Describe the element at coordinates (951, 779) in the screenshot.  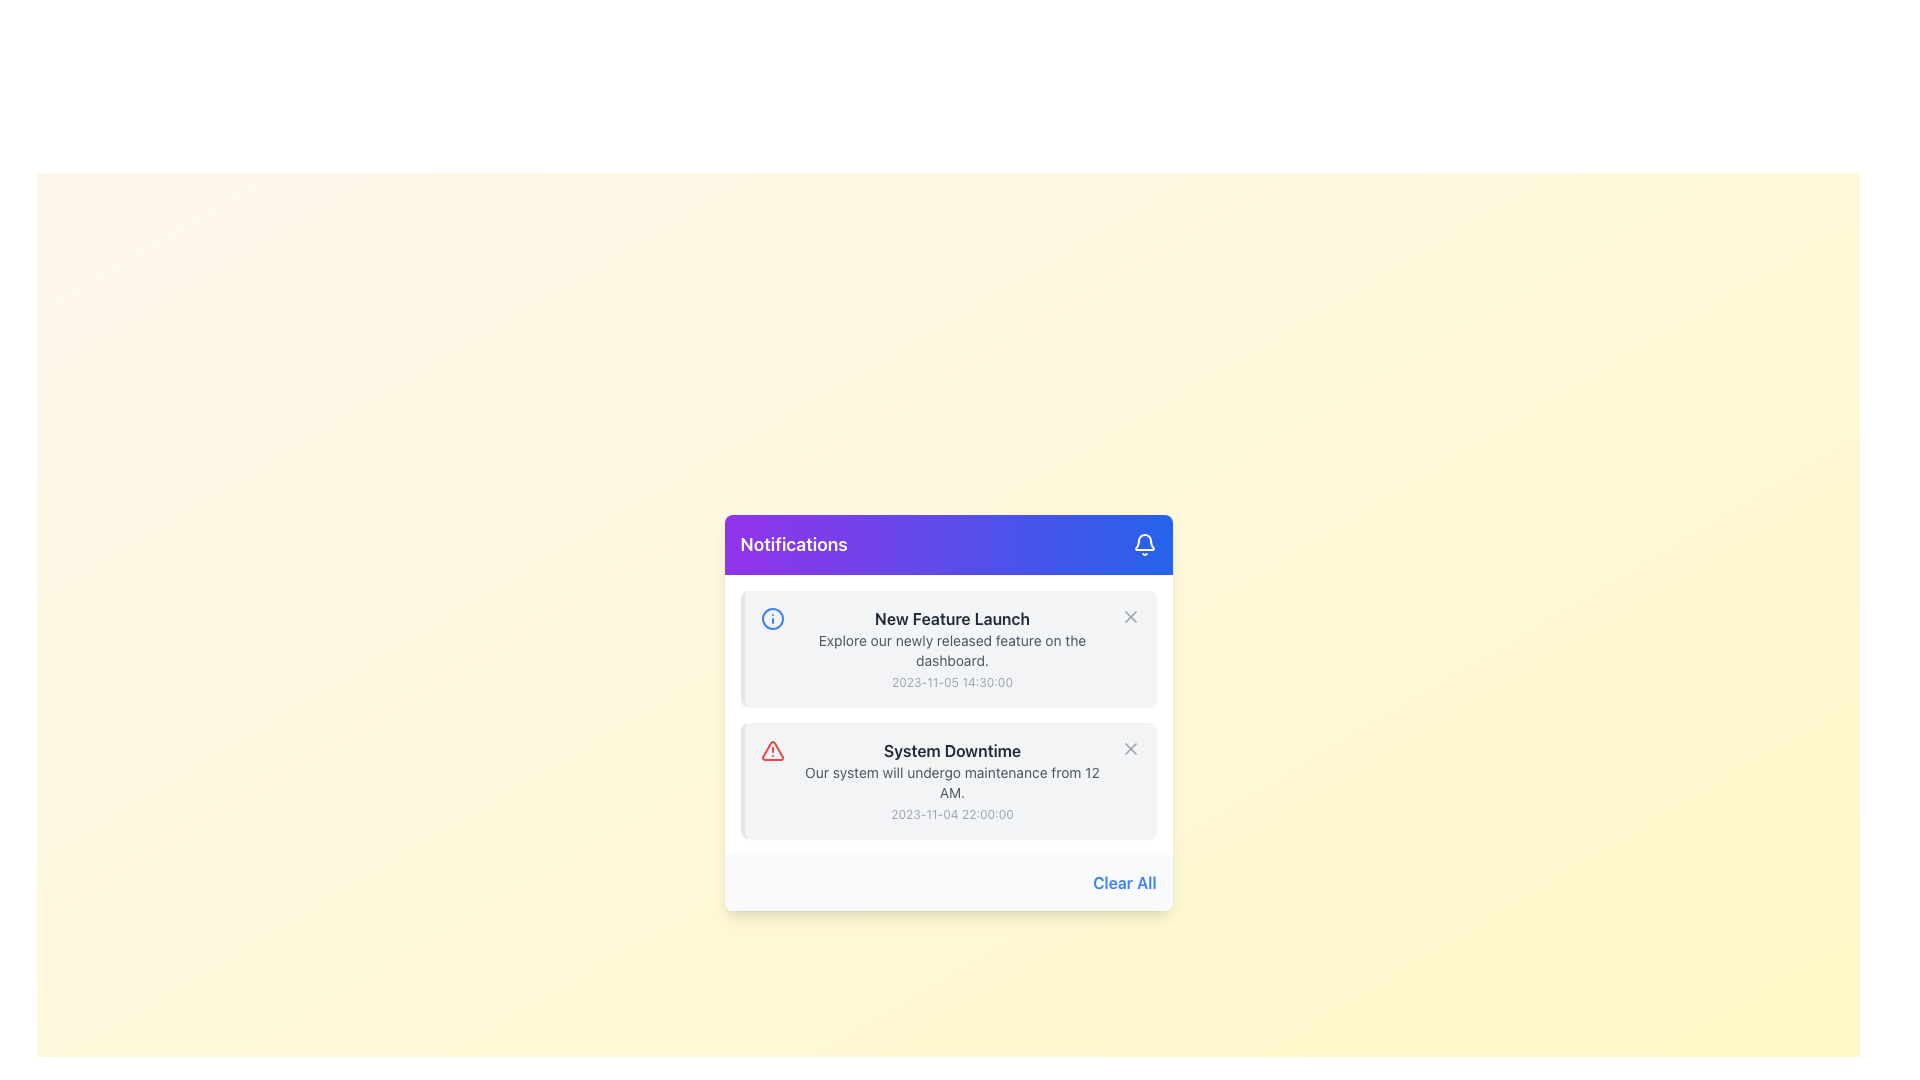
I see `announcement details from the text content located in the second notification card within the notifications panel, which provides information about upcoming system downtime` at that location.